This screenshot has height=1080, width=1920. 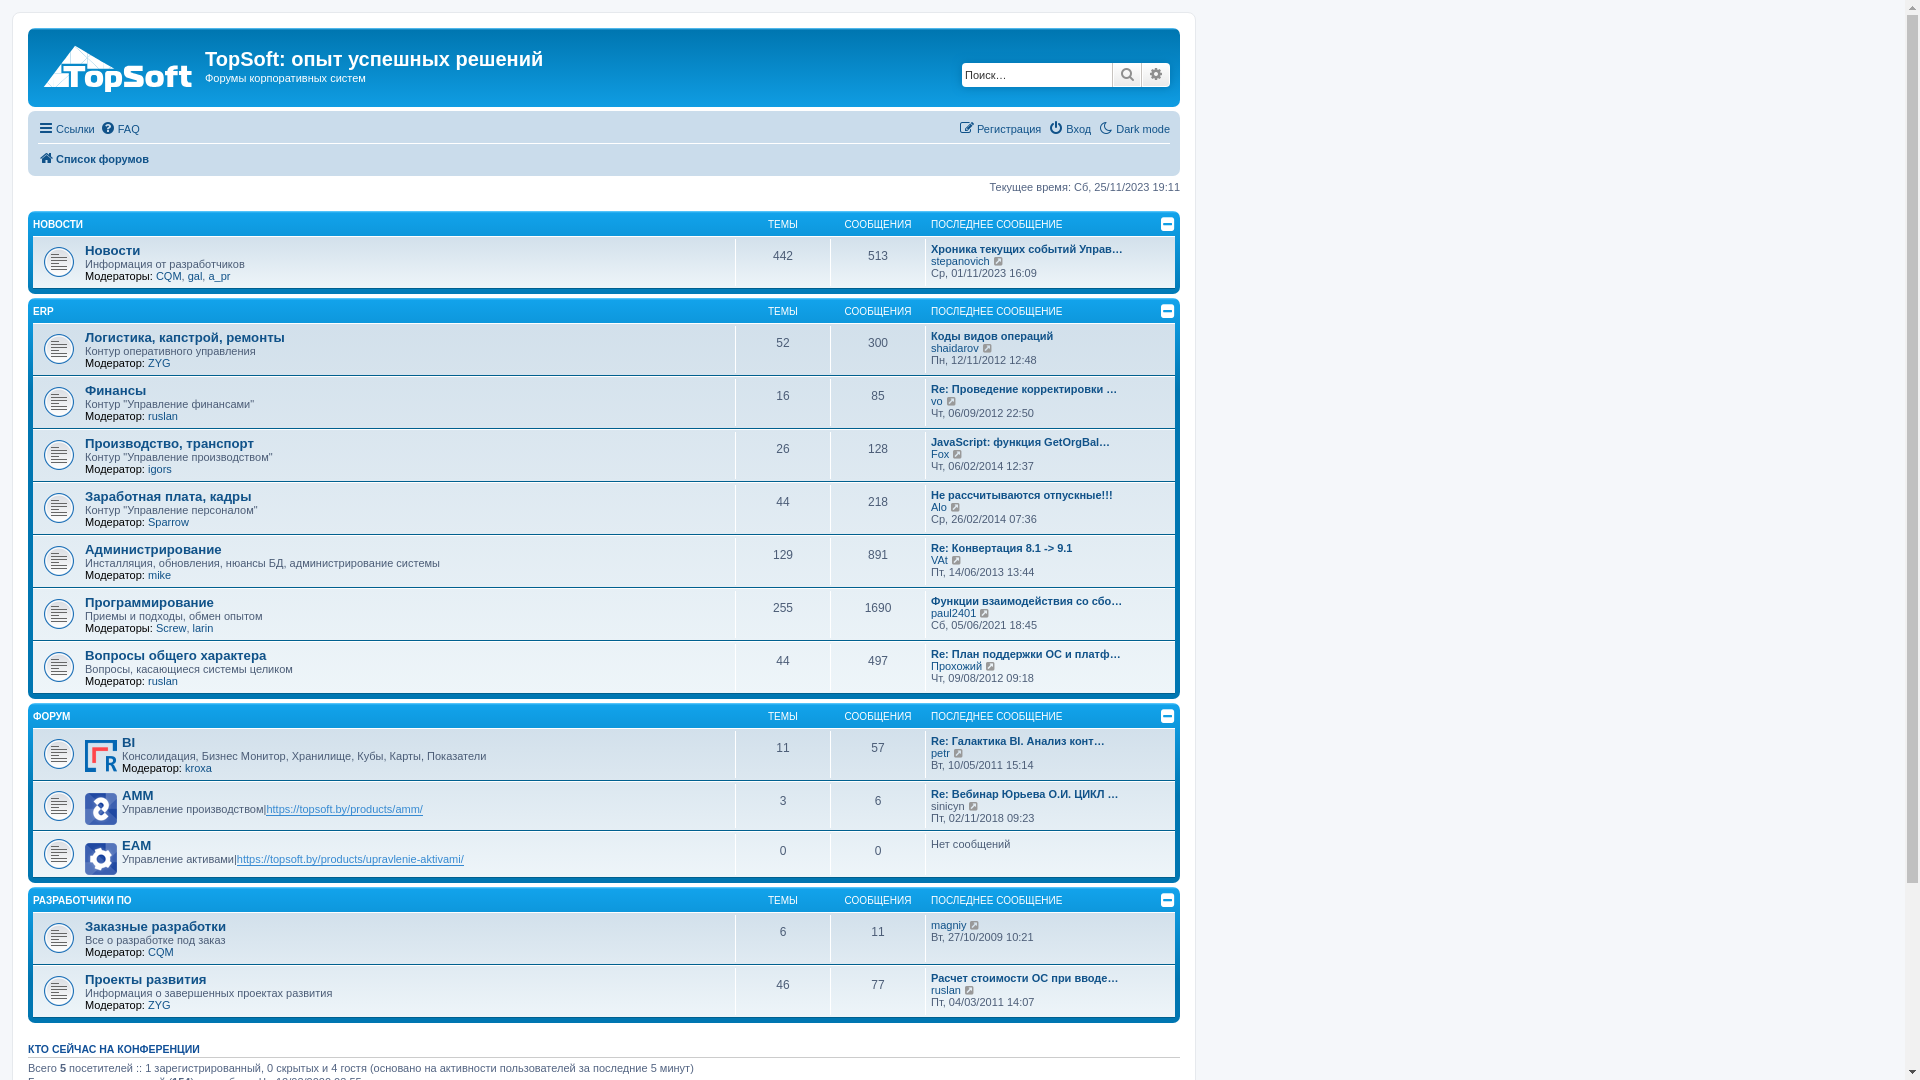 I want to click on 'ZYG', so click(x=158, y=1005).